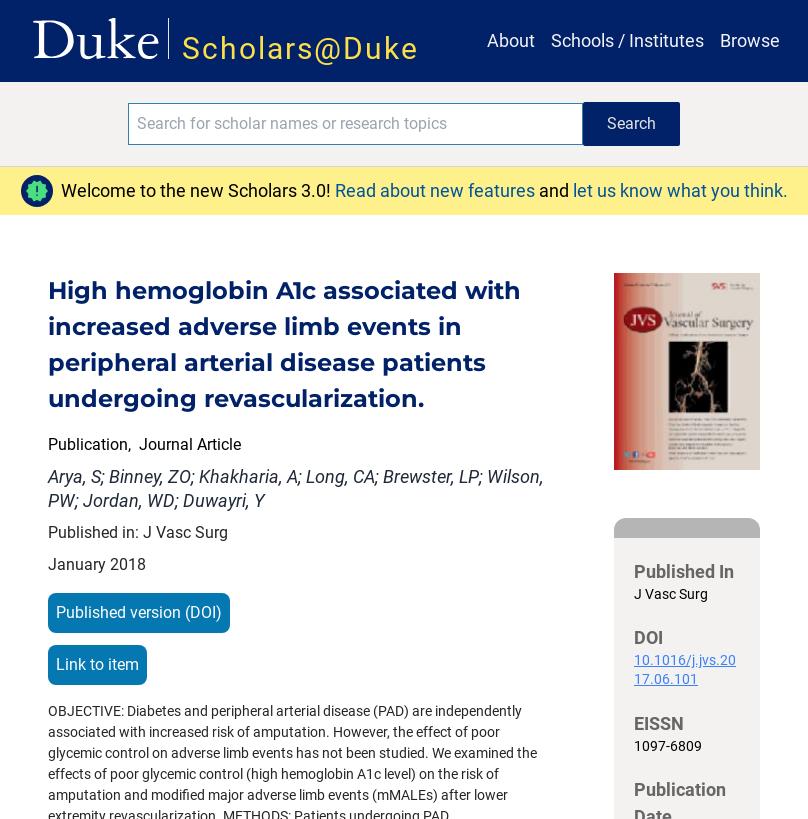  I want to click on 'Read about new features', so click(435, 190).